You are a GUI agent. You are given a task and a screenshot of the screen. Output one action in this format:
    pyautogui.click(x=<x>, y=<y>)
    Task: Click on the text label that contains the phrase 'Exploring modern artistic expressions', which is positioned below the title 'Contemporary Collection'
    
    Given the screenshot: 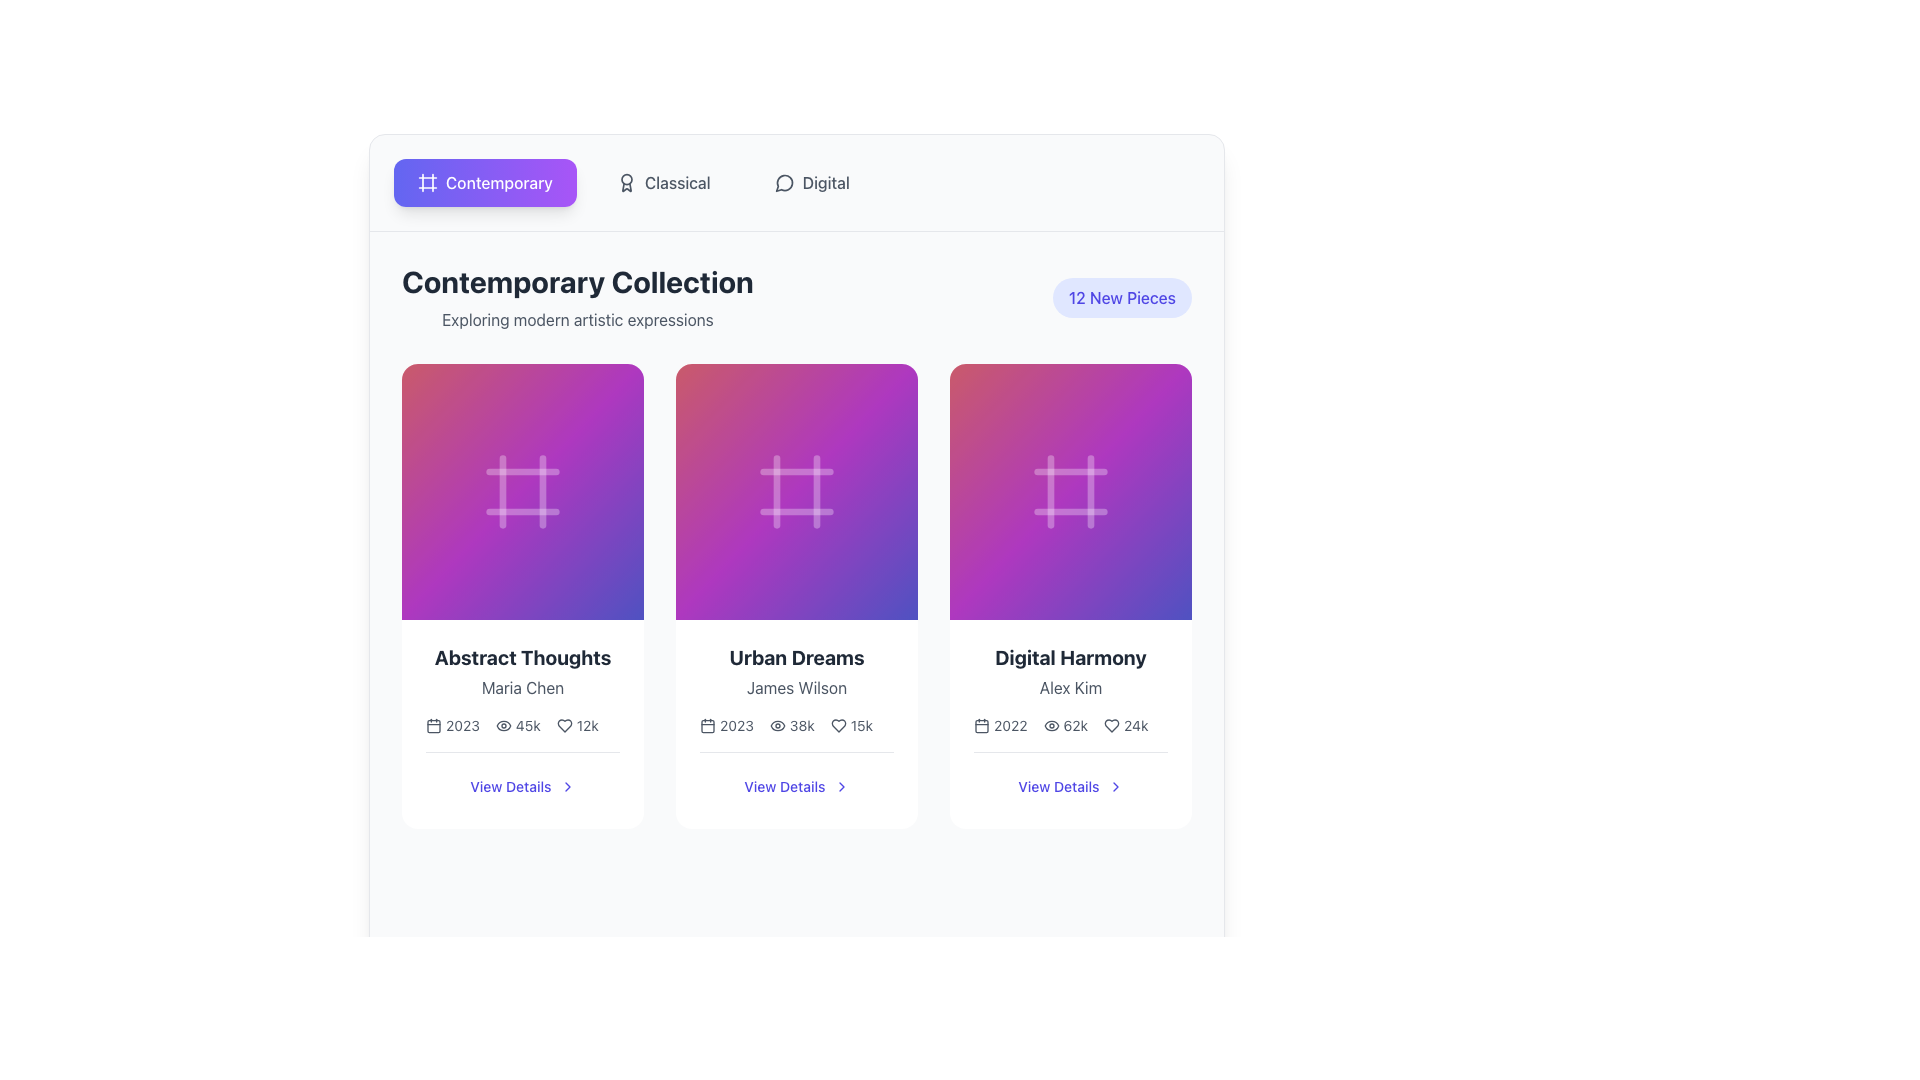 What is the action you would take?
    pyautogui.click(x=576, y=319)
    